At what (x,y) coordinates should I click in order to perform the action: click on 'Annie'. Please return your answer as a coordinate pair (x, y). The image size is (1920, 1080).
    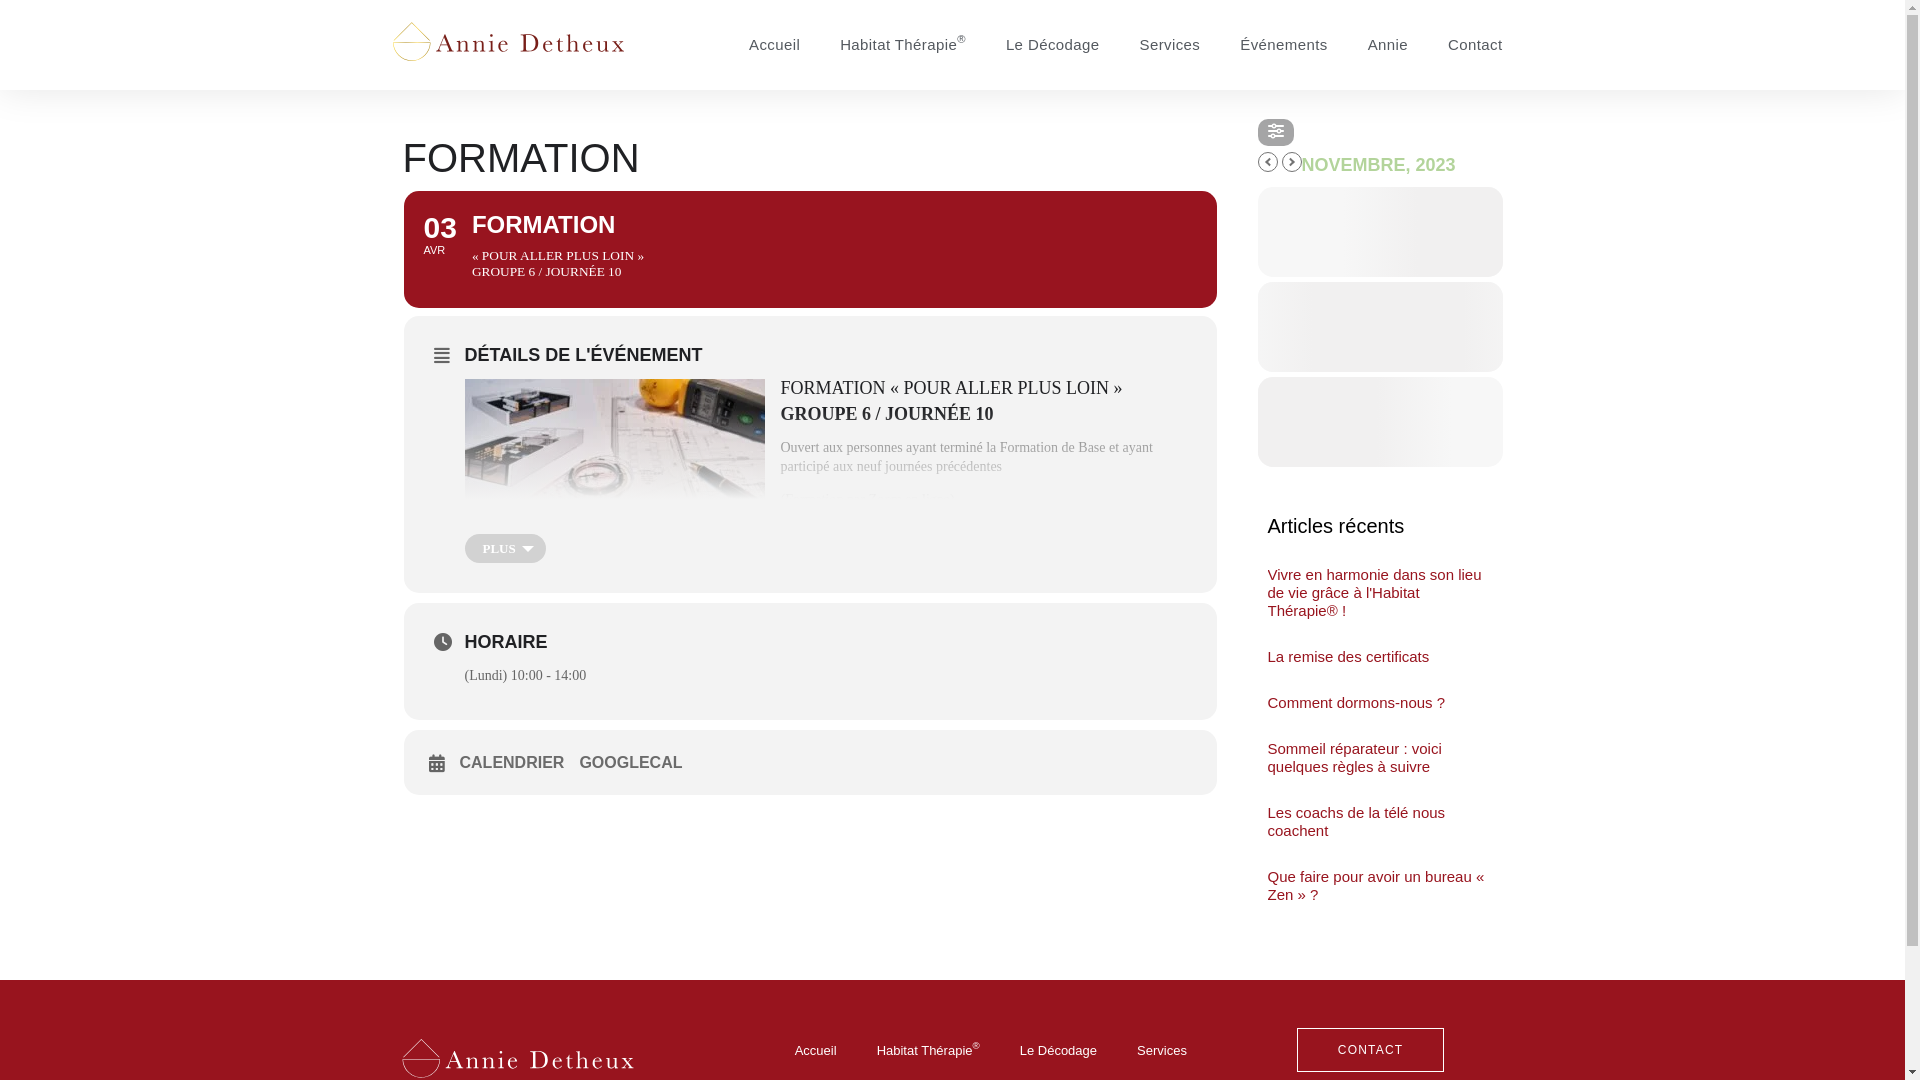
    Looking at the image, I should click on (1386, 45).